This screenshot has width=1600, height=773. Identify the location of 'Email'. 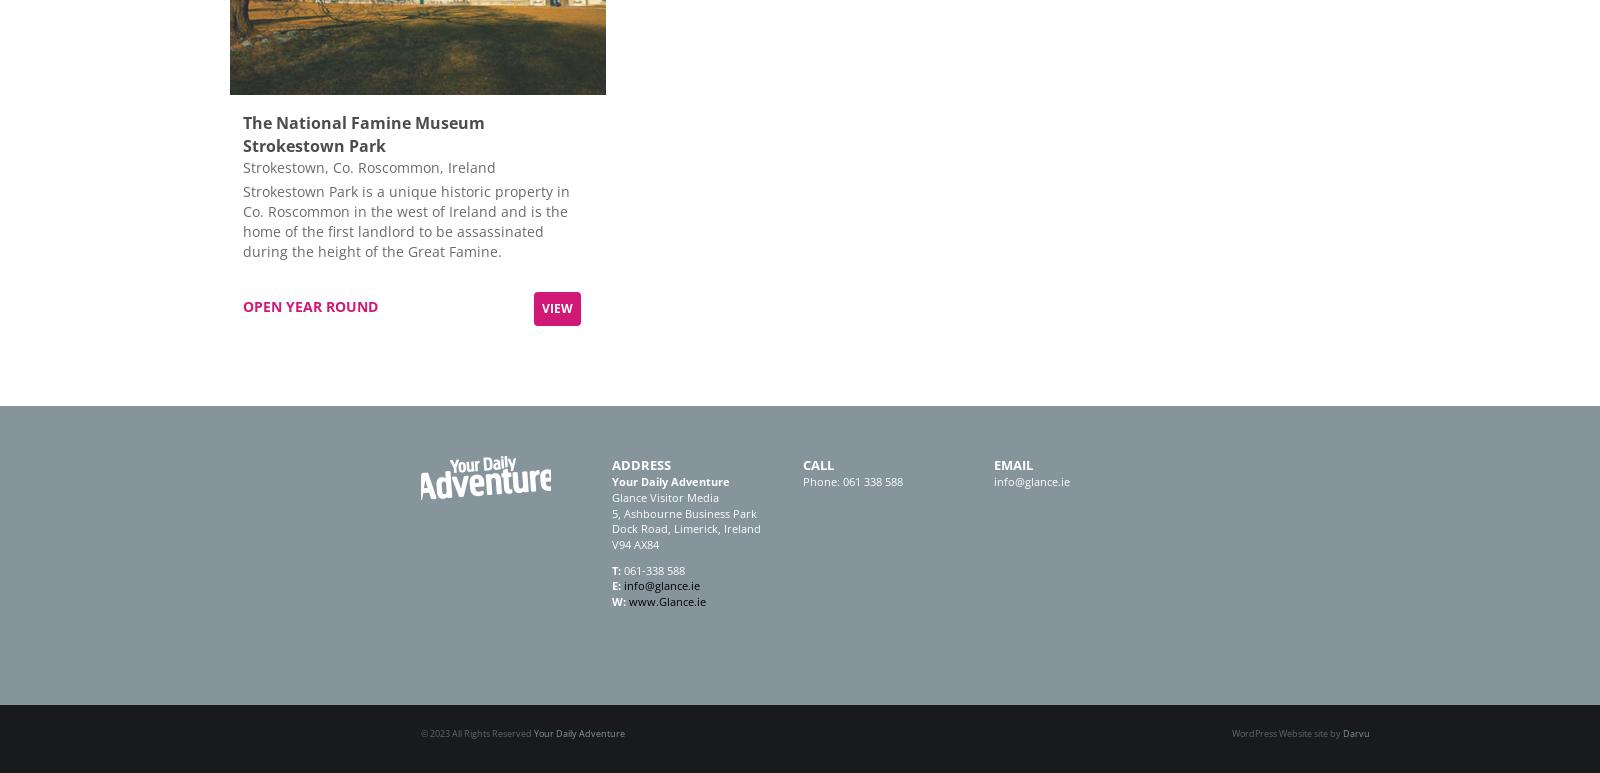
(1013, 463).